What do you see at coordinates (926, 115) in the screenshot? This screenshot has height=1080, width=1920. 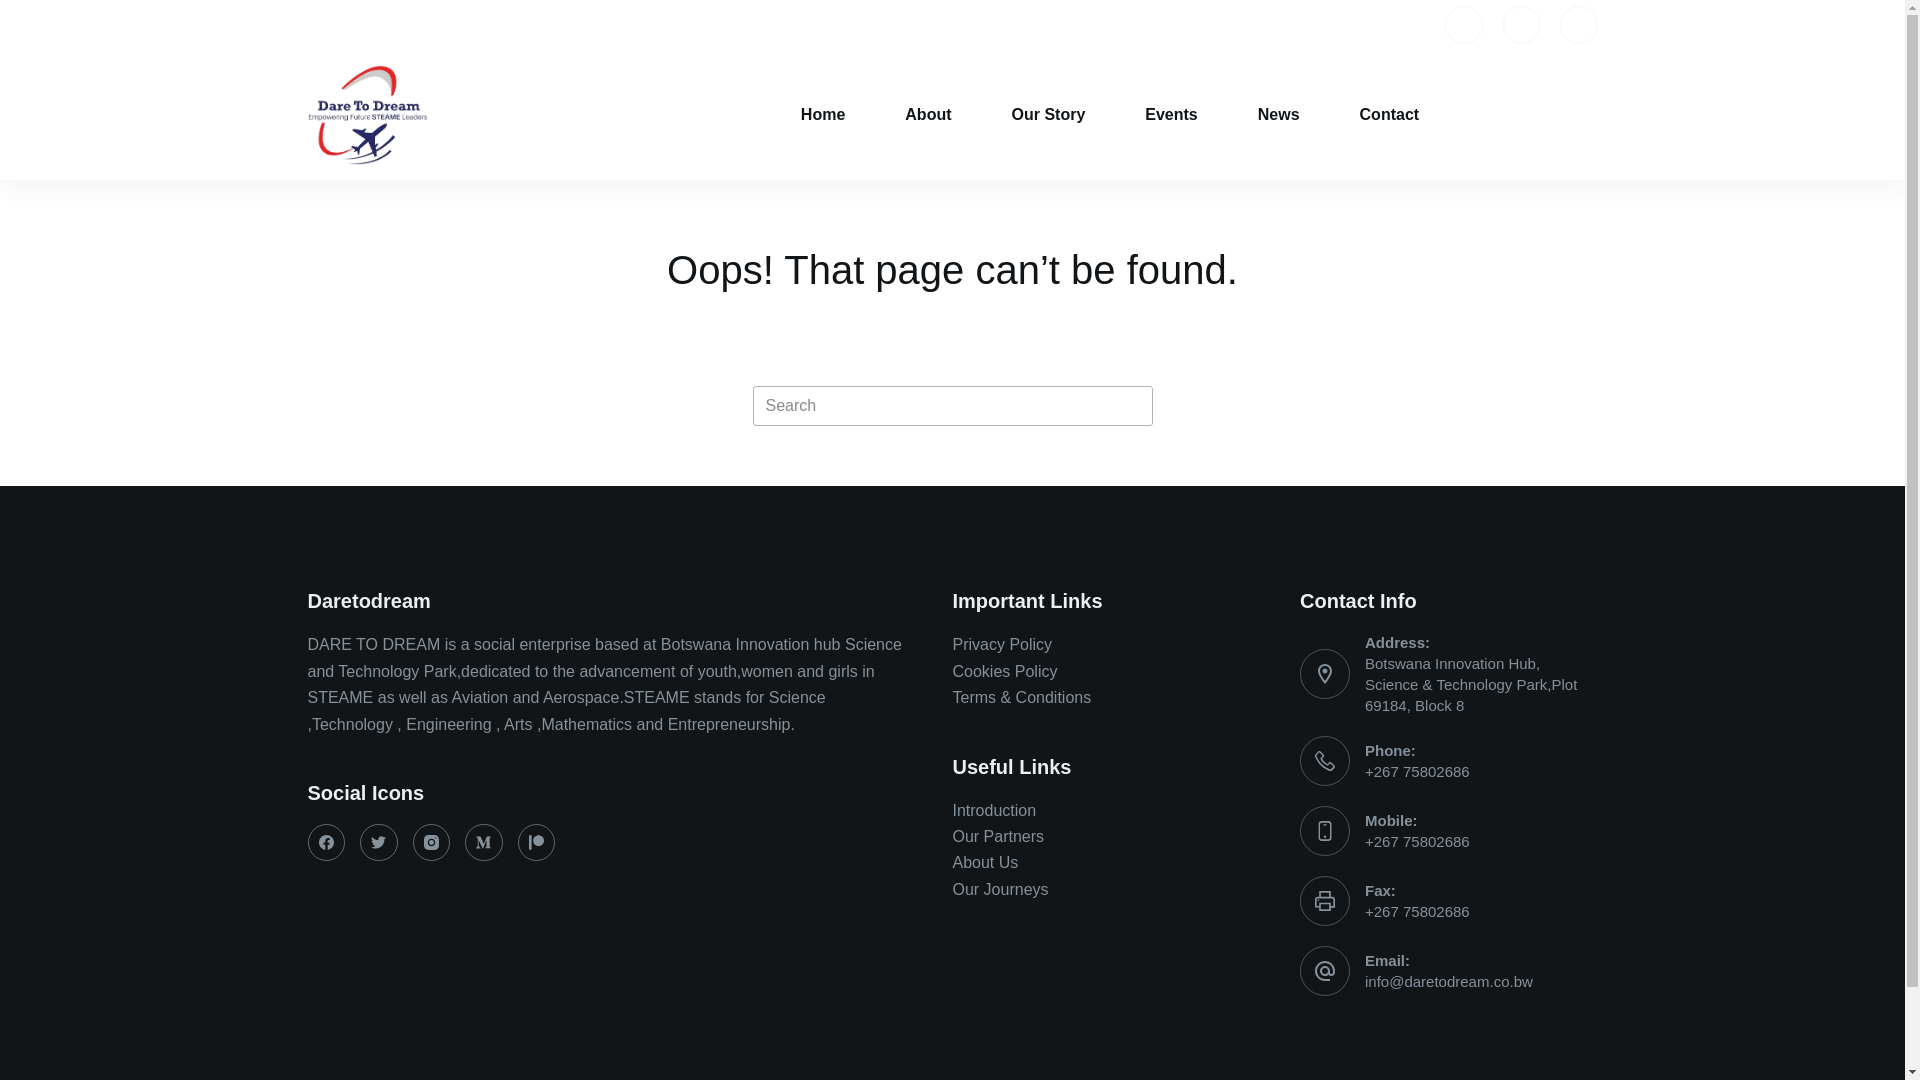 I see `'About'` at bounding box center [926, 115].